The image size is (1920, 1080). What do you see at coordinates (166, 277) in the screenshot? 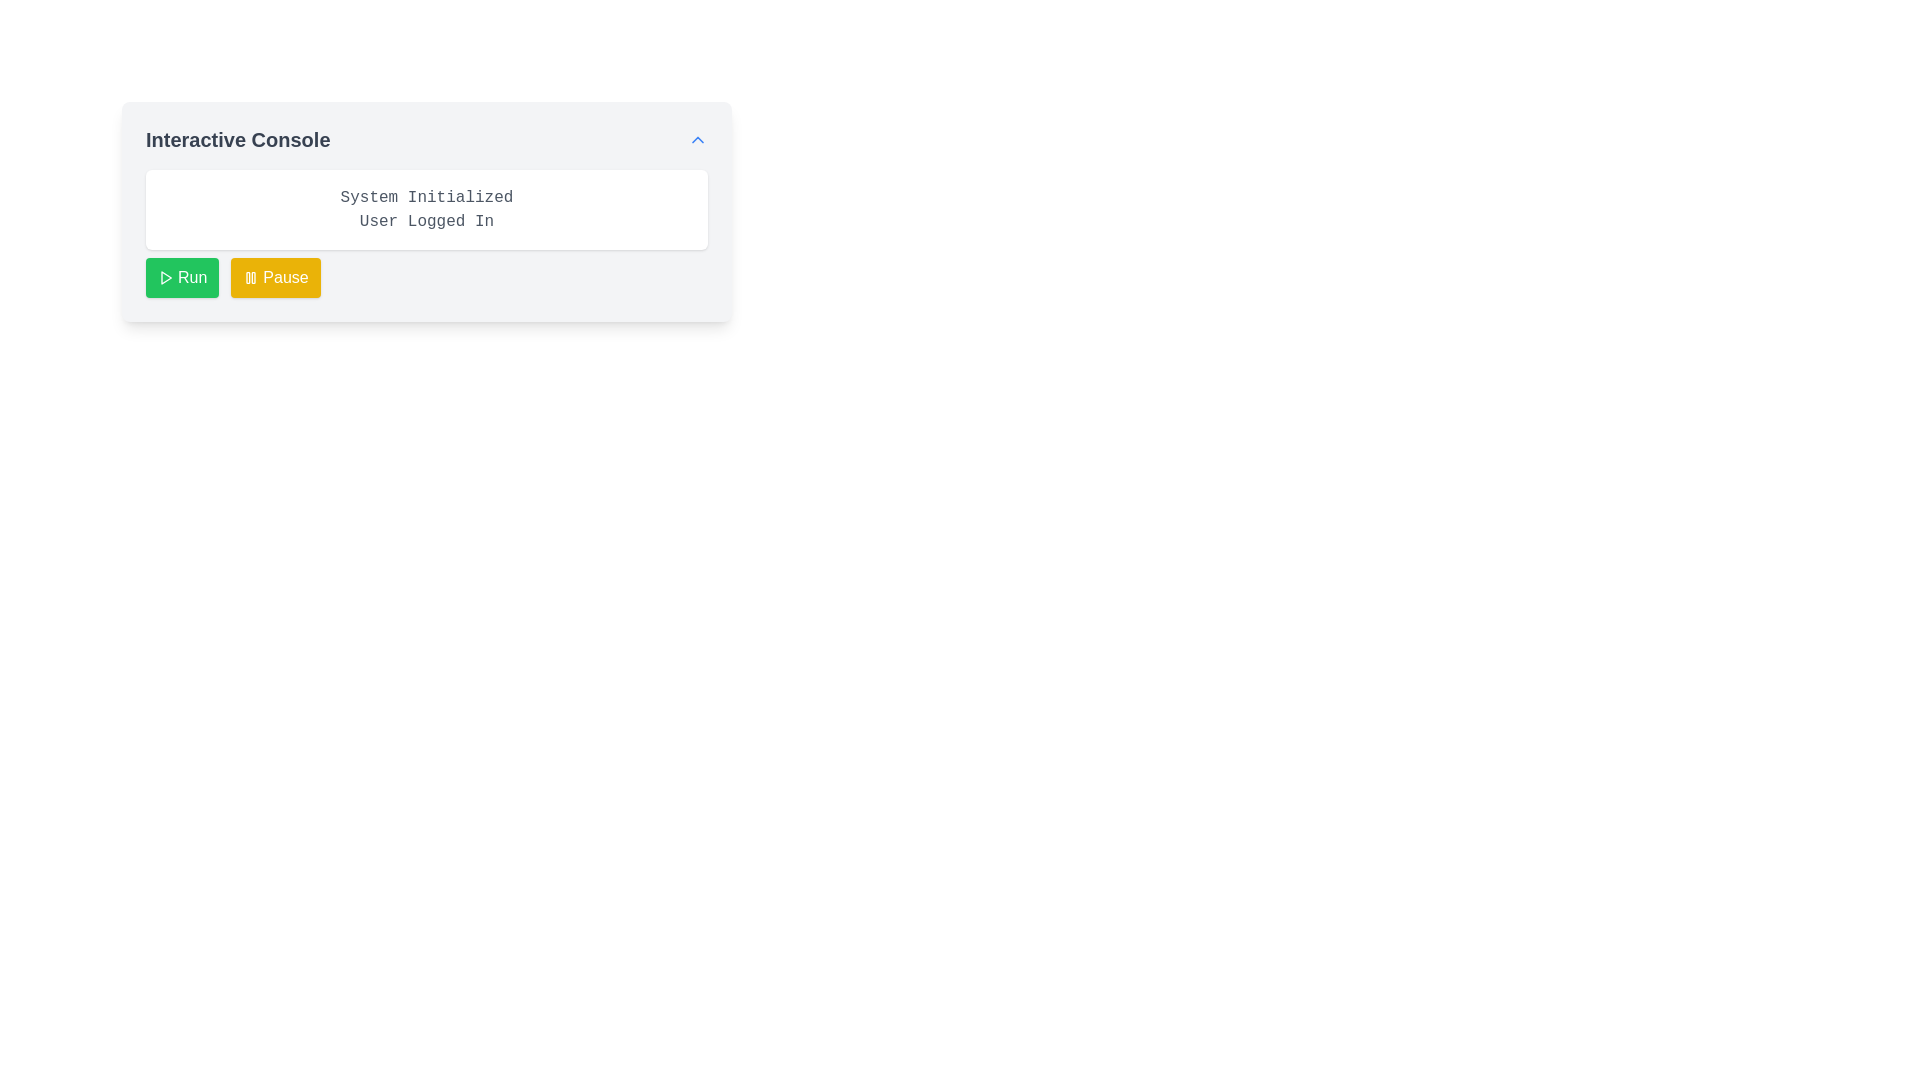
I see `the SVG-based icon that represents the action of running or starting a process, located to the left of the 'Run' text label` at bounding box center [166, 277].